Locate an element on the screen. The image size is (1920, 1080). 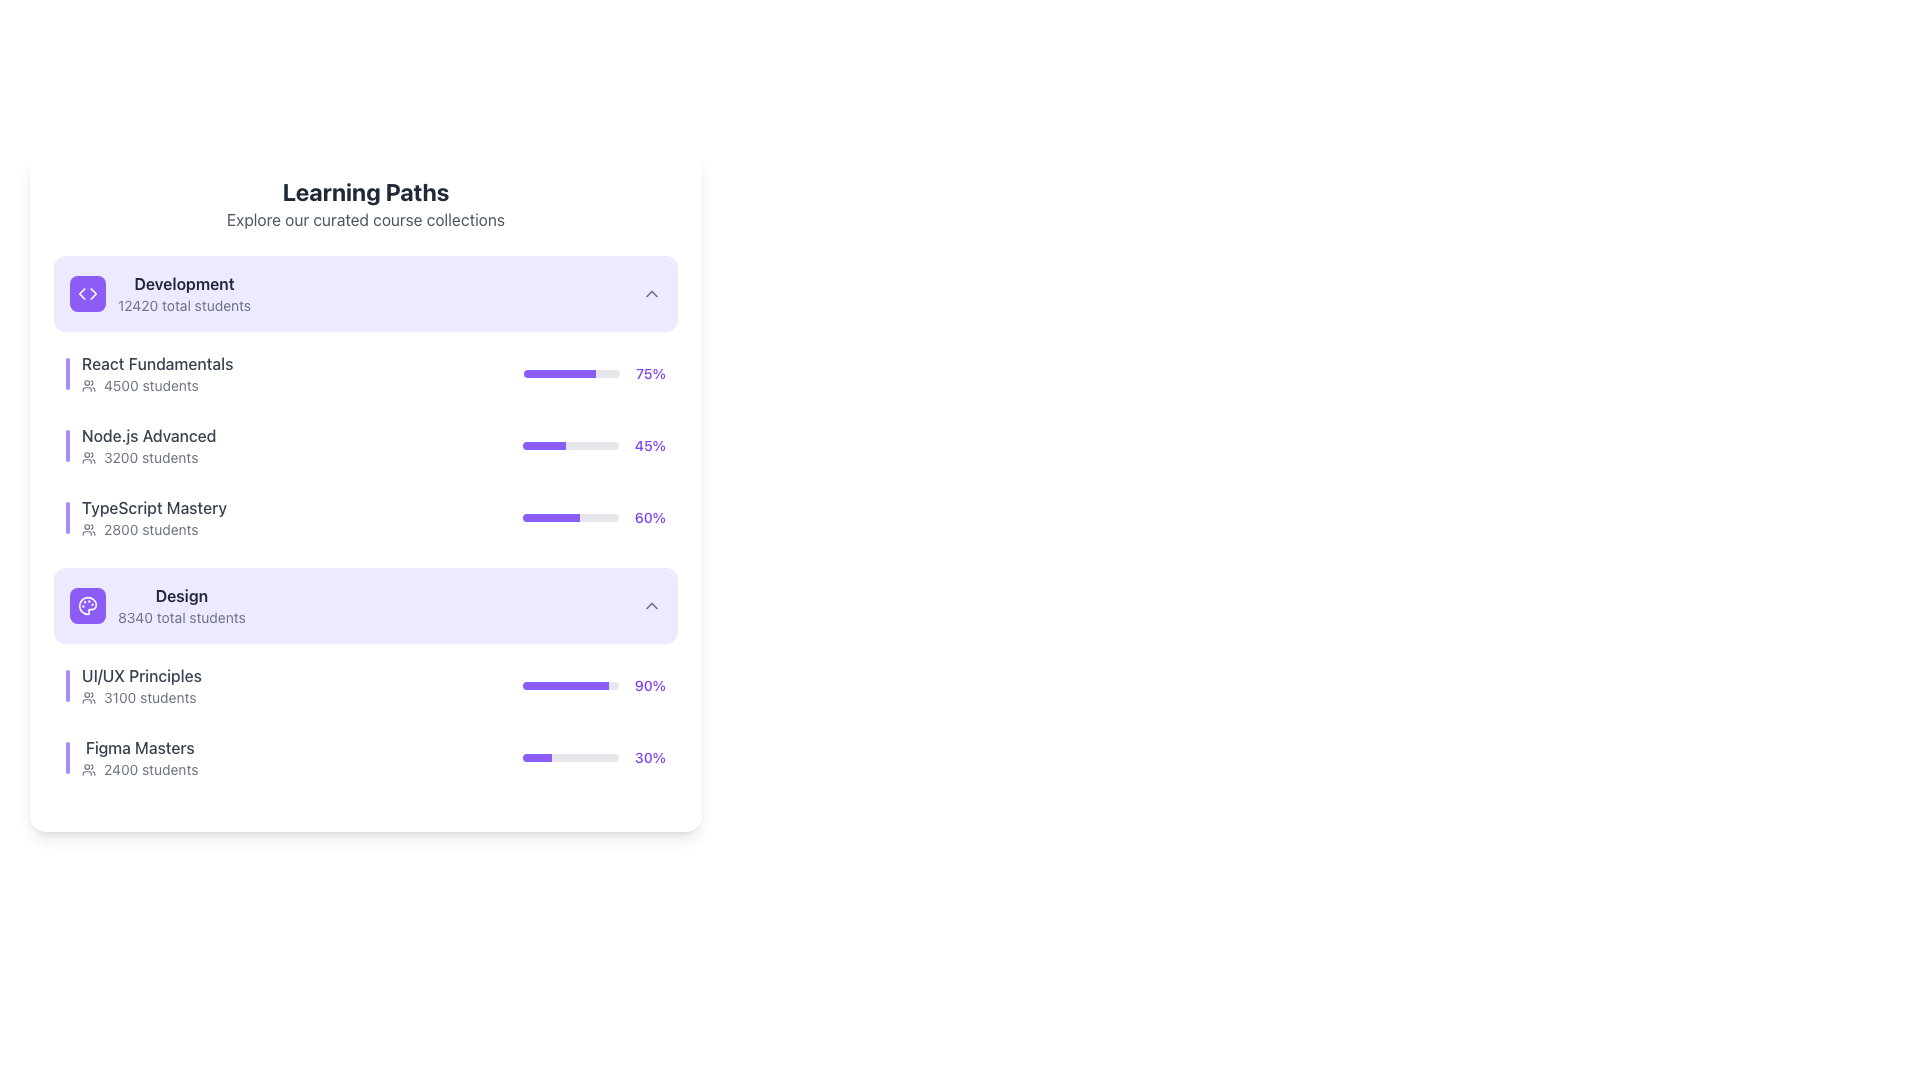
the hyperlink labeled 'React Fundamentals', which is the first clickable item under the 'Development' section is located at coordinates (156, 363).